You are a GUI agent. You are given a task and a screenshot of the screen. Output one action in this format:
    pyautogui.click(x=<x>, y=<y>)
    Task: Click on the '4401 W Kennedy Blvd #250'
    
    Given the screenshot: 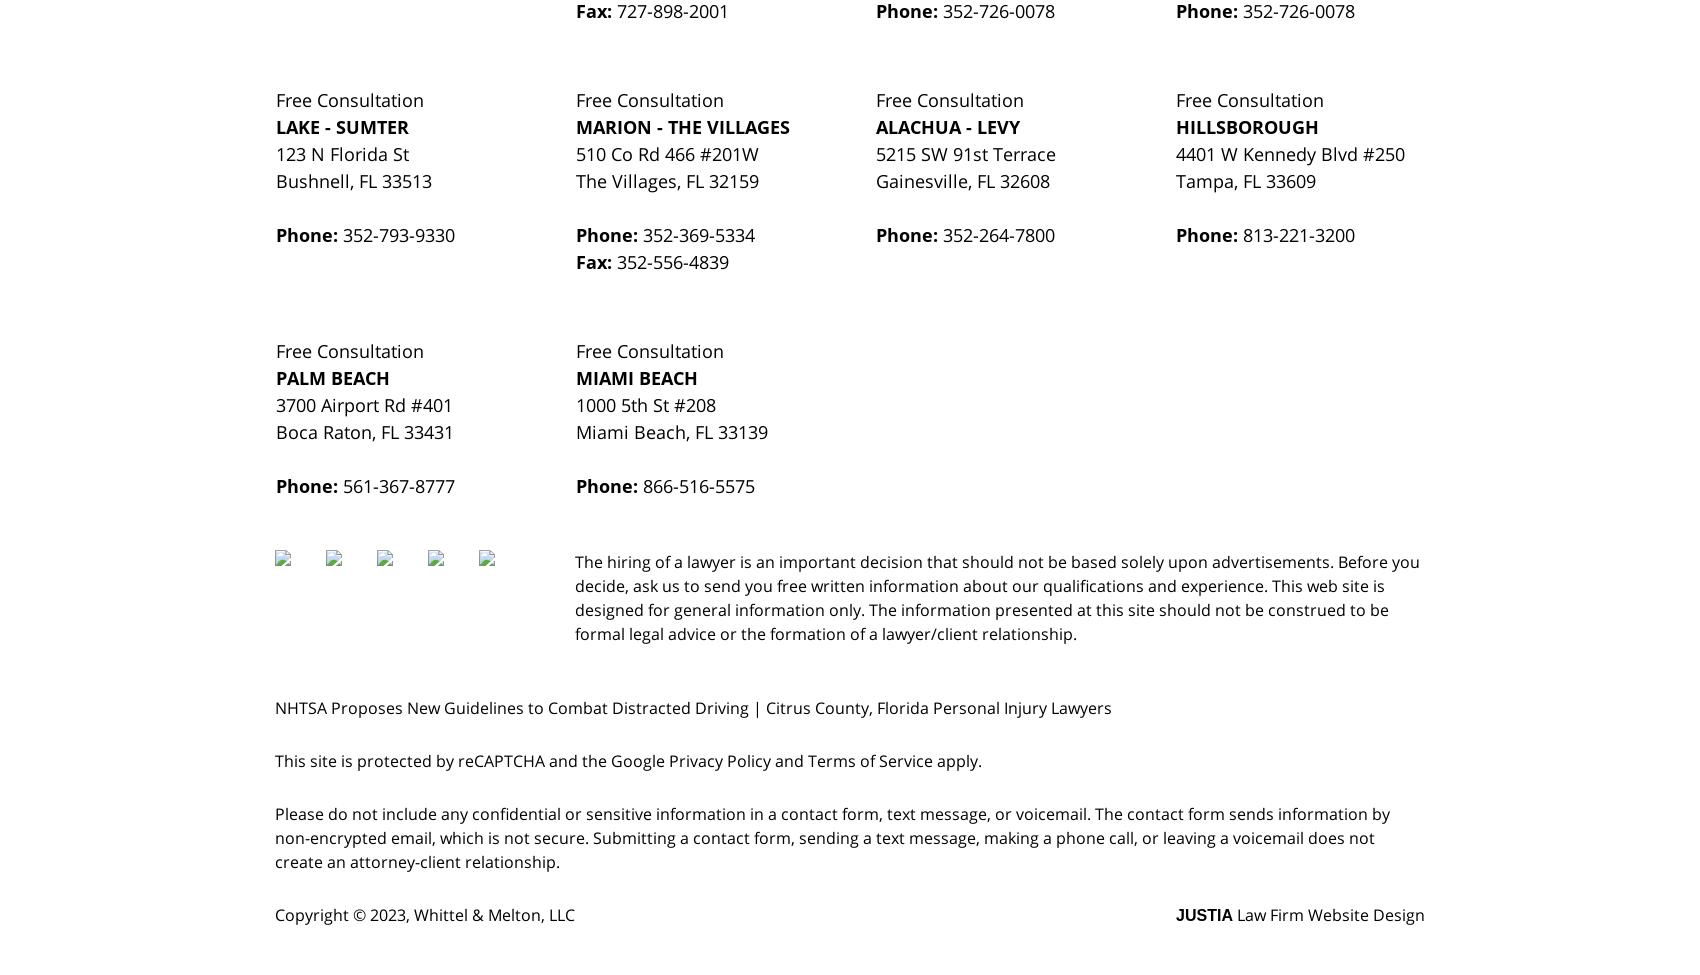 What is the action you would take?
    pyautogui.click(x=1175, y=152)
    